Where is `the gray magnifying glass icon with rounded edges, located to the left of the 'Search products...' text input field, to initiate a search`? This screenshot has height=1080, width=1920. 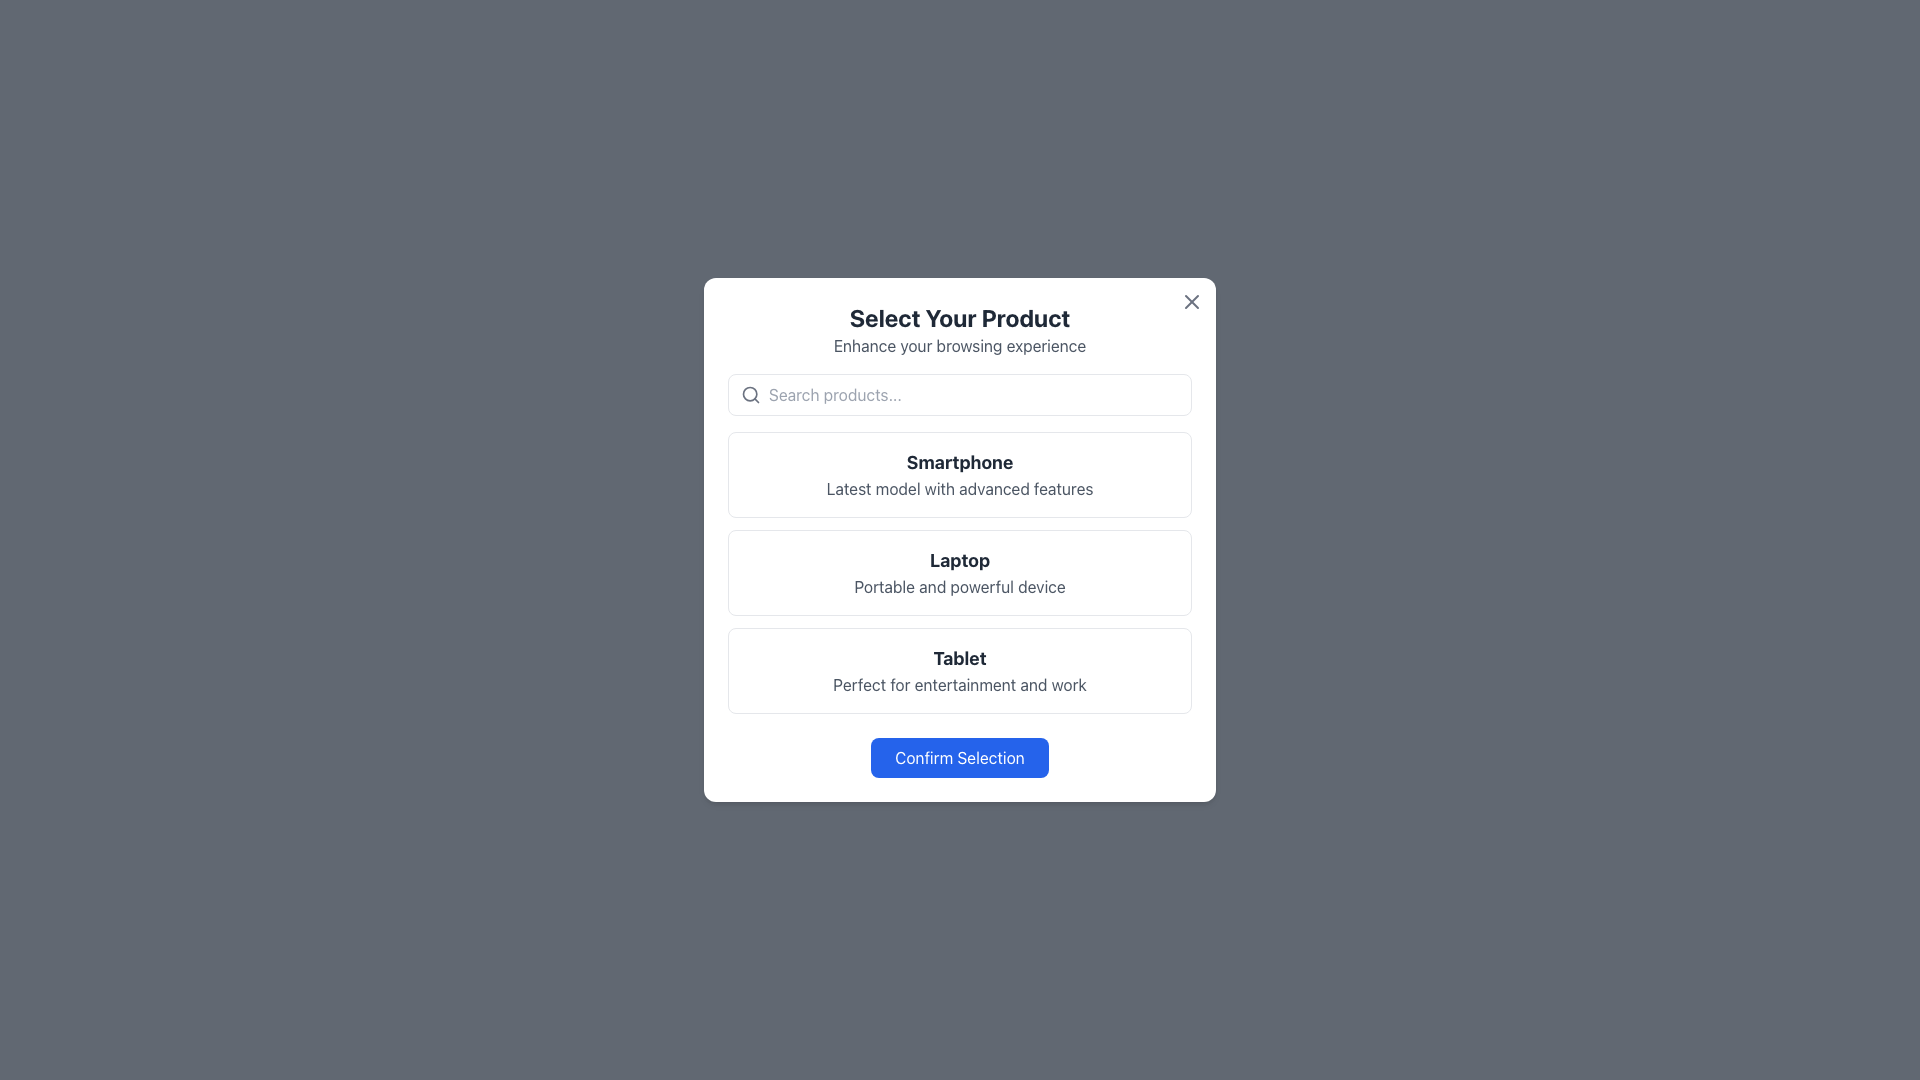
the gray magnifying glass icon with rounded edges, located to the left of the 'Search products...' text input field, to initiate a search is located at coordinates (749, 394).